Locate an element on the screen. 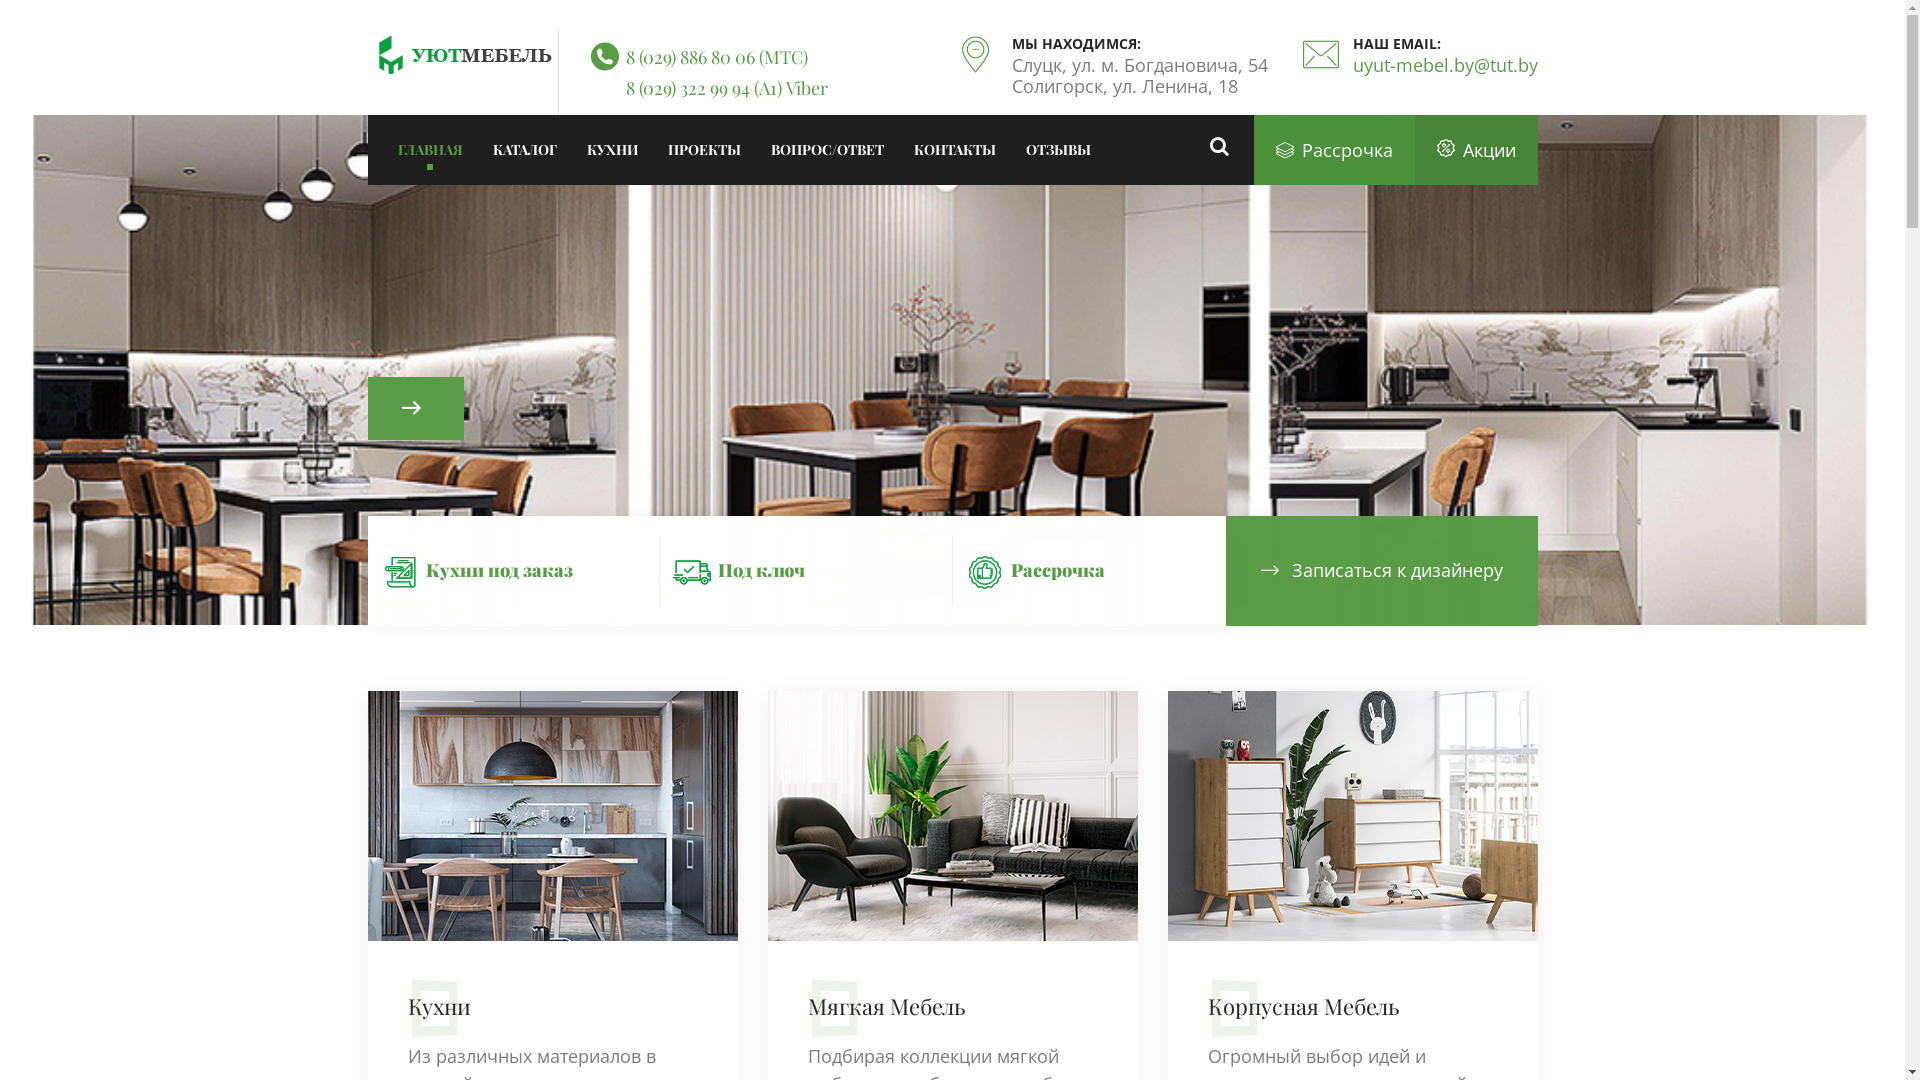 Image resolution: width=1920 pixels, height=1080 pixels. 'uyut-mebel.by@tut.by' is located at coordinates (1444, 64).